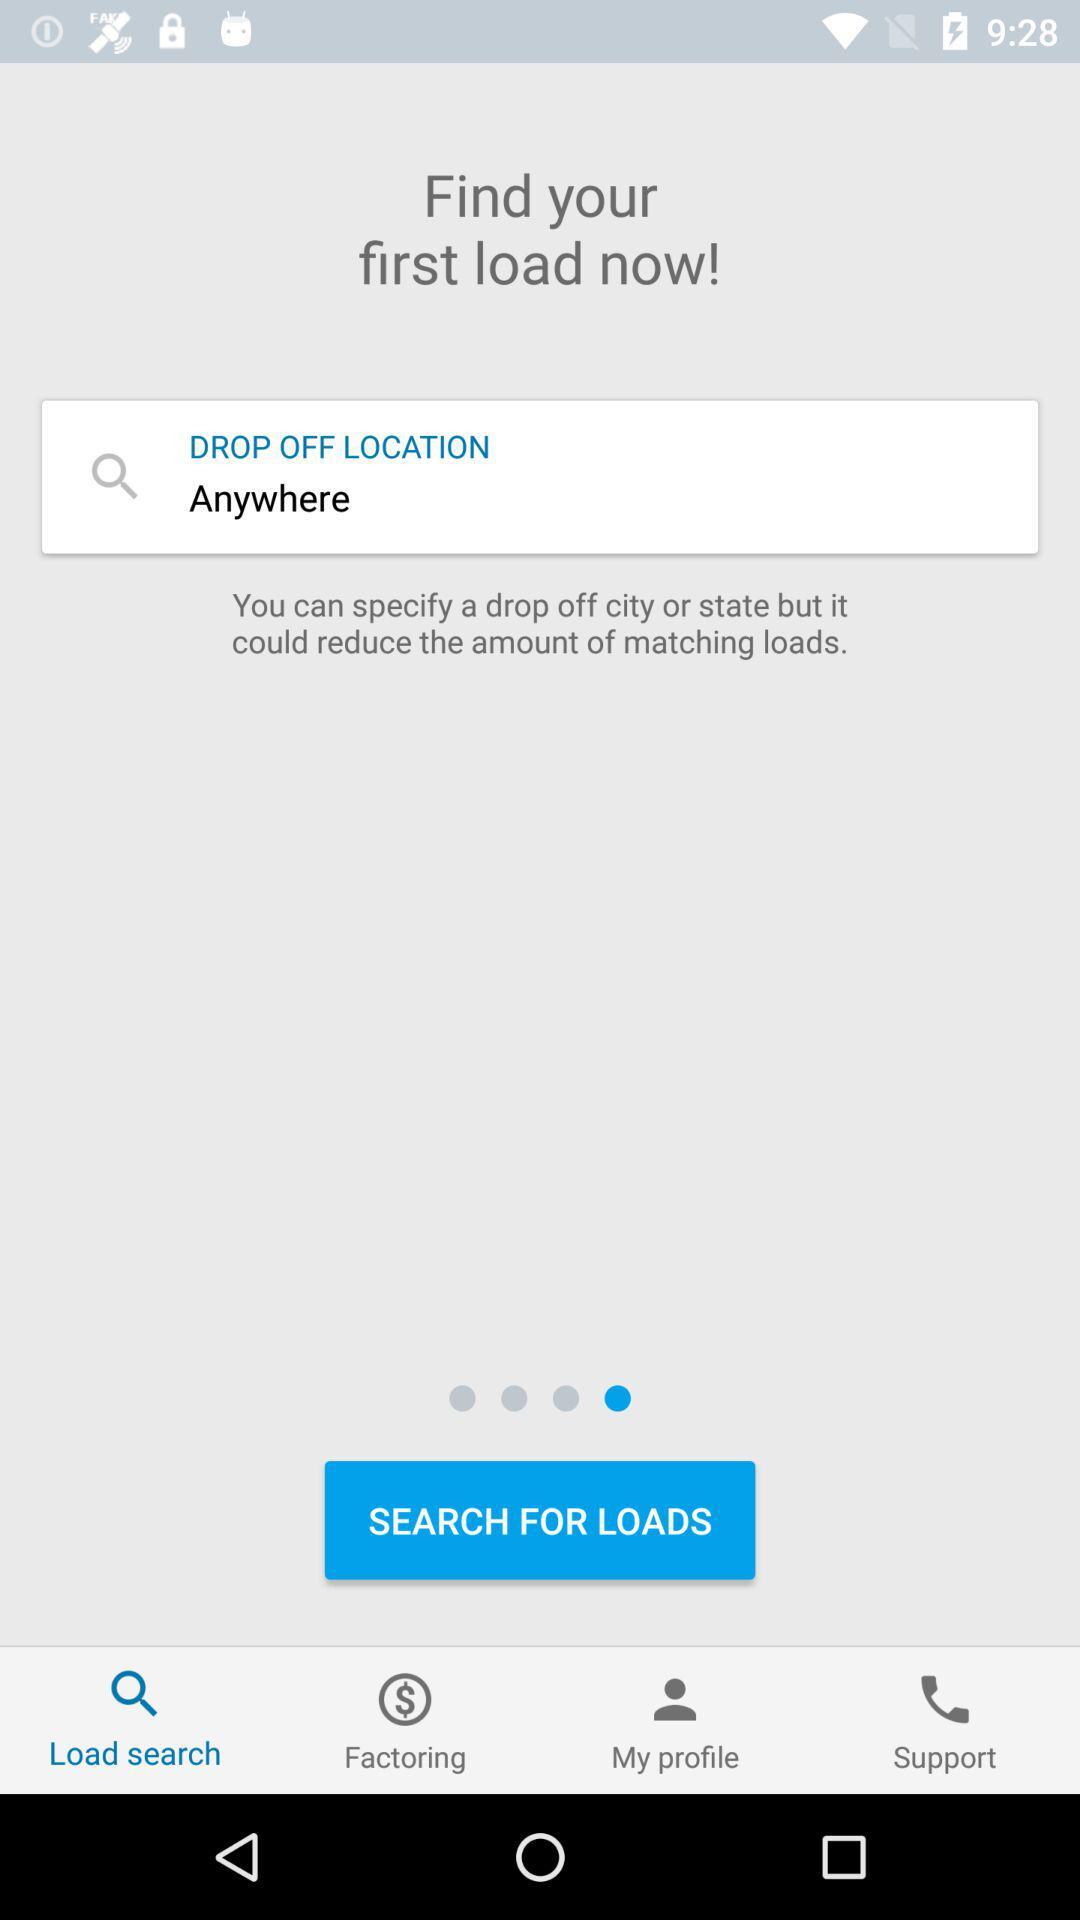 This screenshot has width=1080, height=1920. I want to click on the item at the bottom left corner, so click(135, 1719).